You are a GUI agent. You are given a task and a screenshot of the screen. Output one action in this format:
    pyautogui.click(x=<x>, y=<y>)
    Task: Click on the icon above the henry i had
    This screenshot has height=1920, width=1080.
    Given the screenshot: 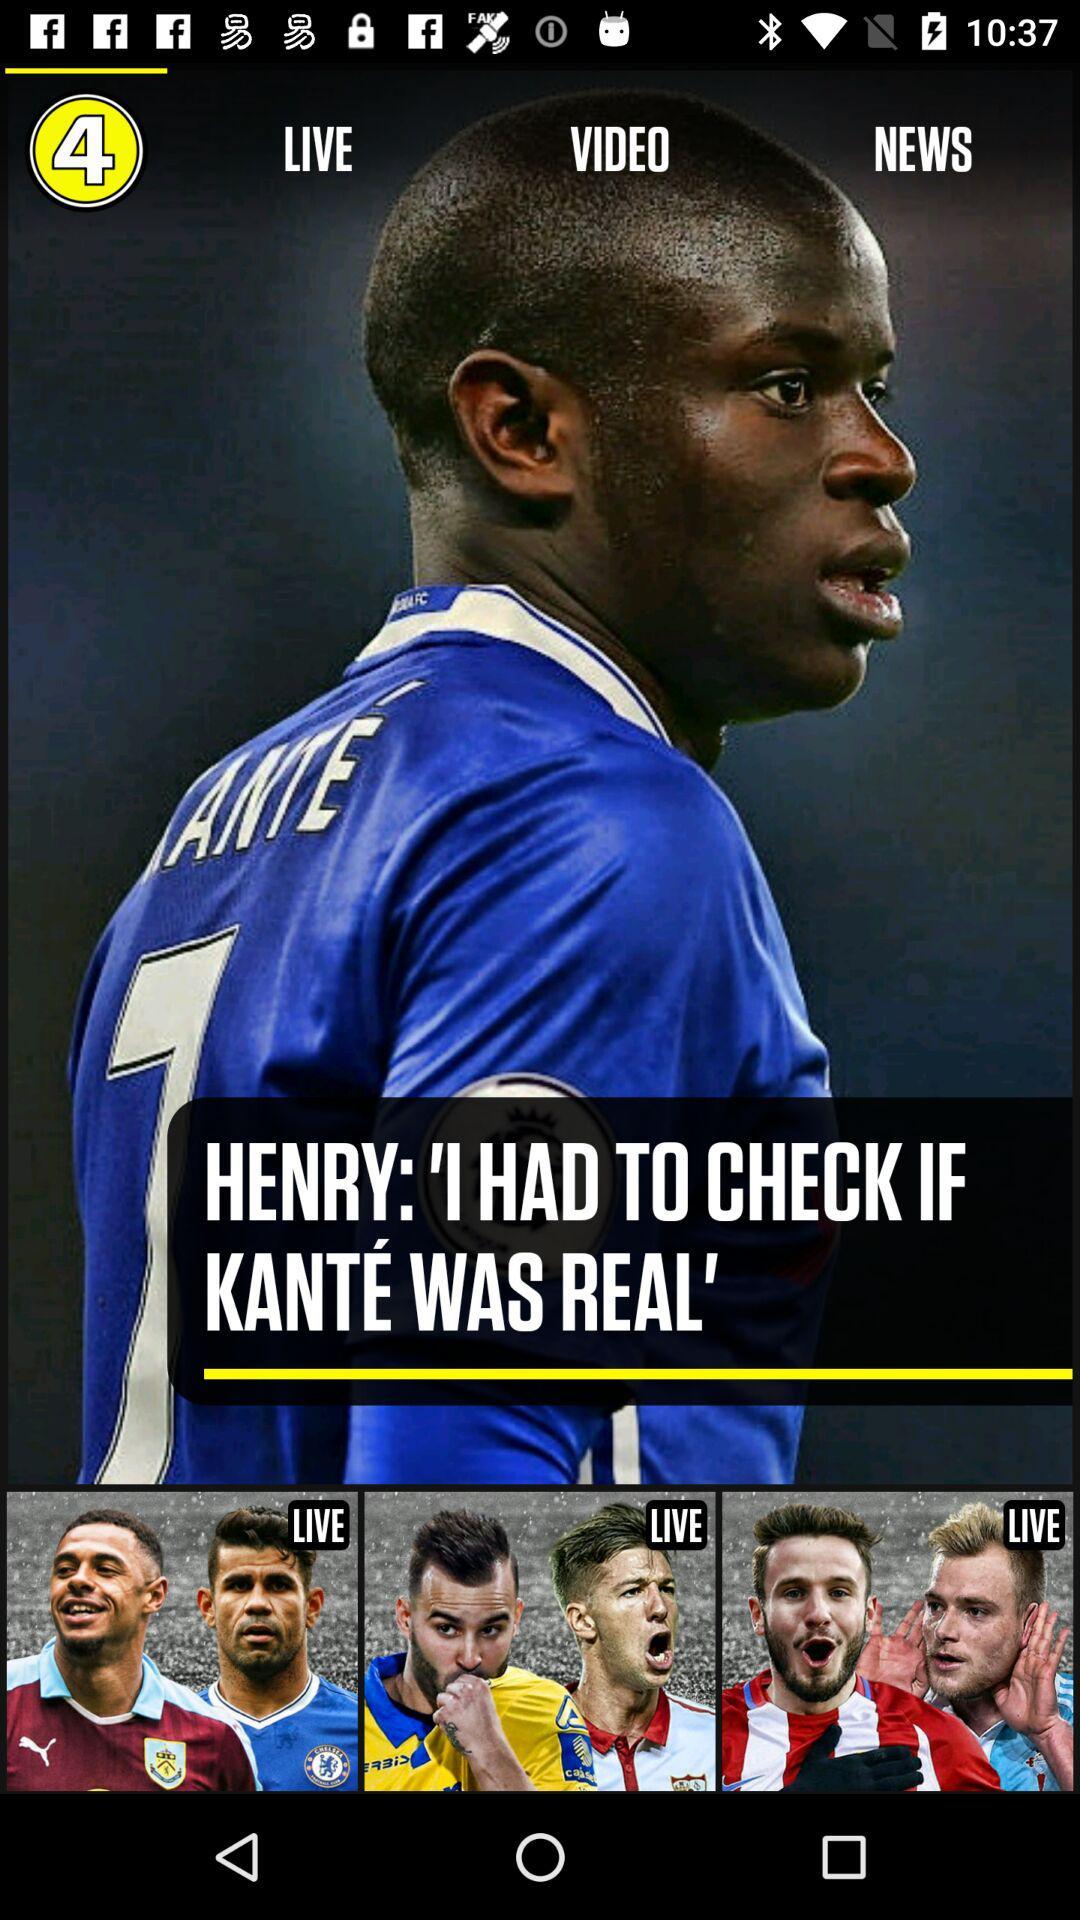 What is the action you would take?
    pyautogui.click(x=923, y=149)
    